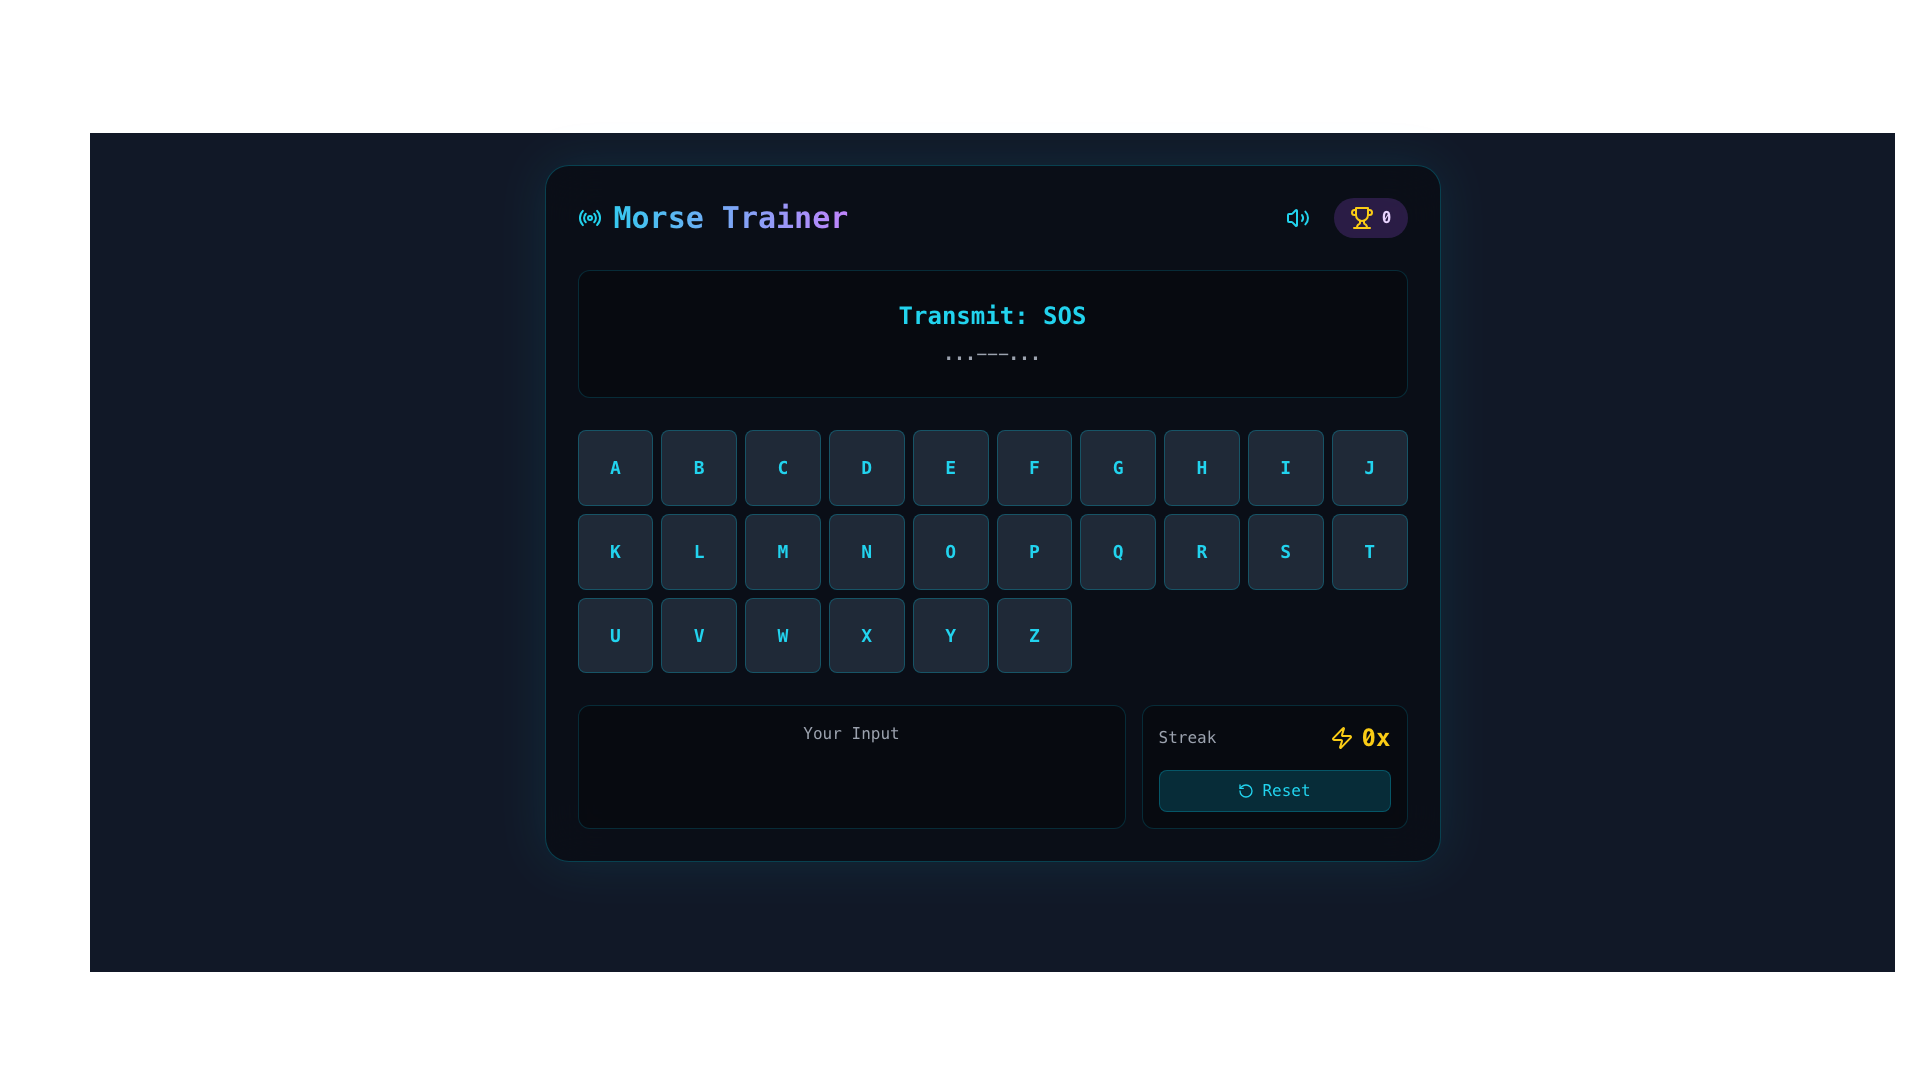 This screenshot has width=1920, height=1080. Describe the element at coordinates (614, 635) in the screenshot. I see `the selectable button located in the first column of the fifth row of a grid layout to input the letter 'U'` at that location.